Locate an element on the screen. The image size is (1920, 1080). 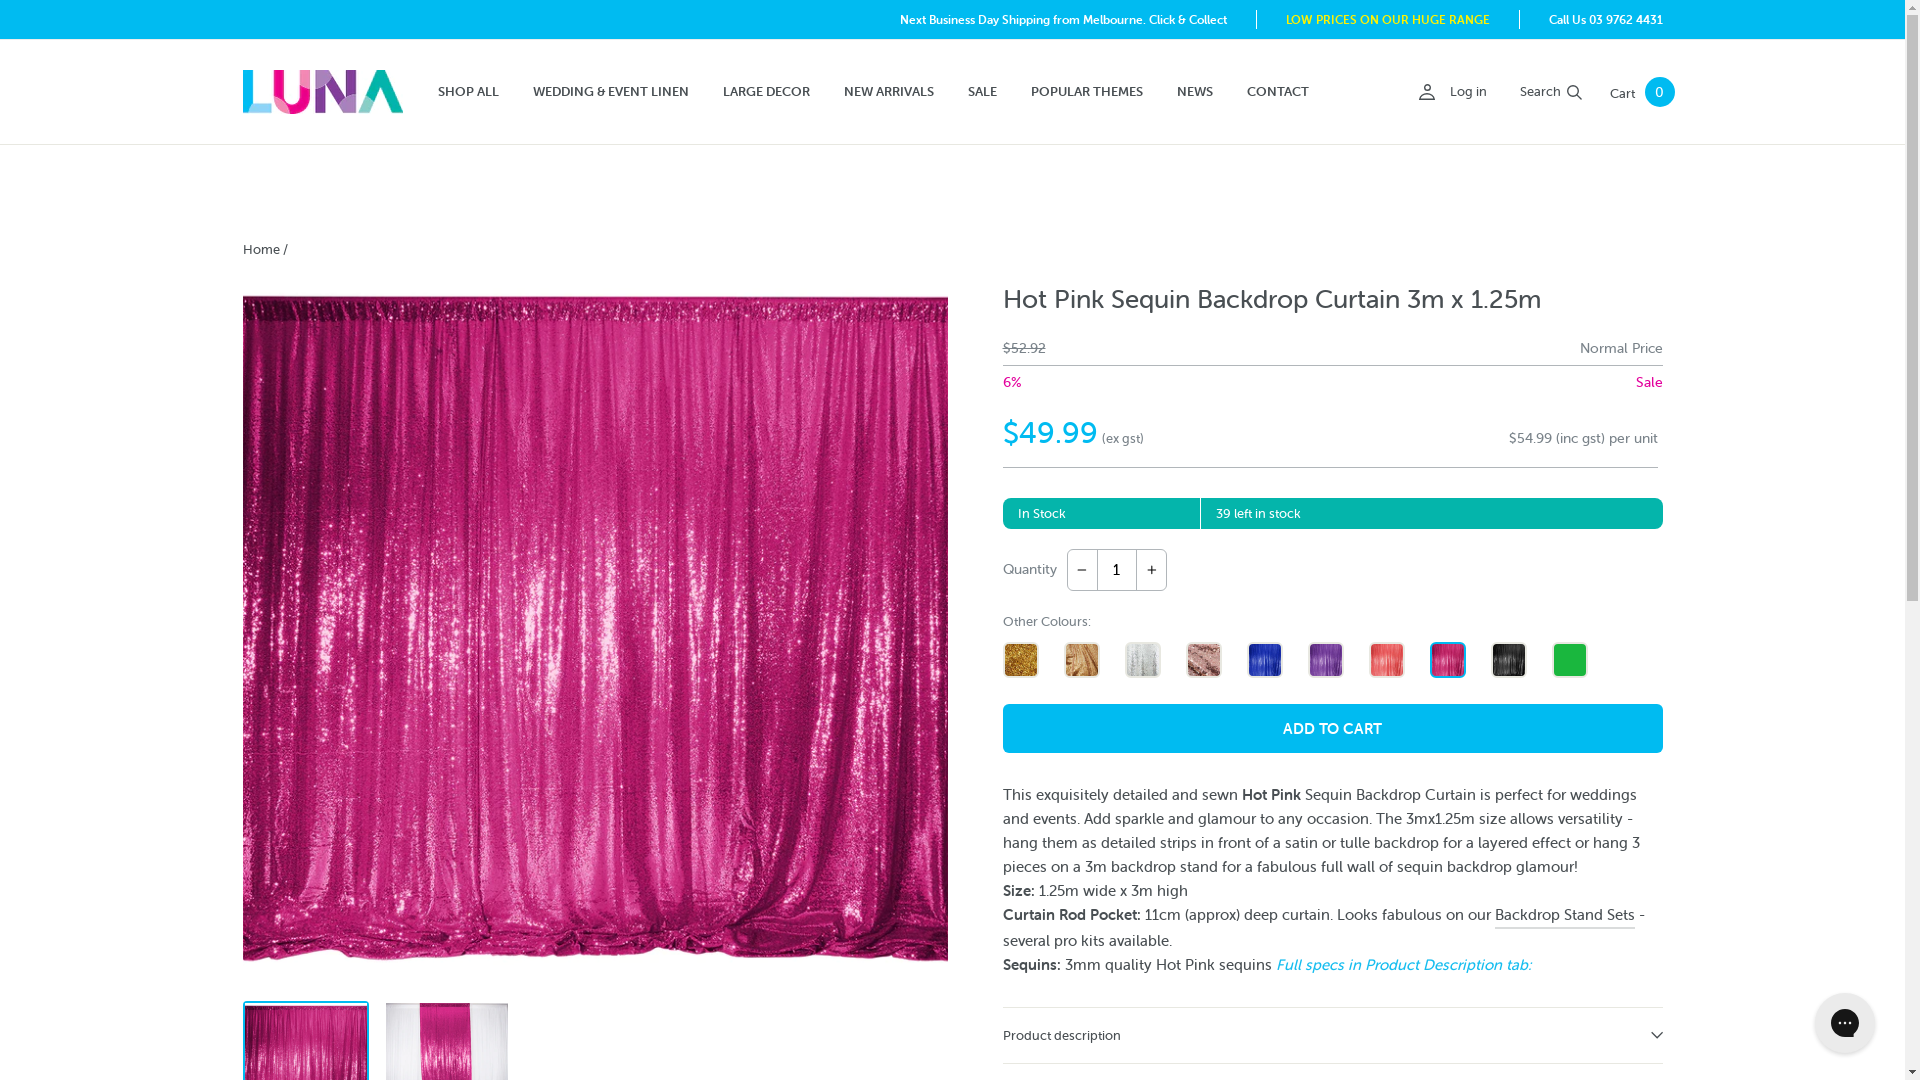
'CONTACT' is located at coordinates (1276, 92).